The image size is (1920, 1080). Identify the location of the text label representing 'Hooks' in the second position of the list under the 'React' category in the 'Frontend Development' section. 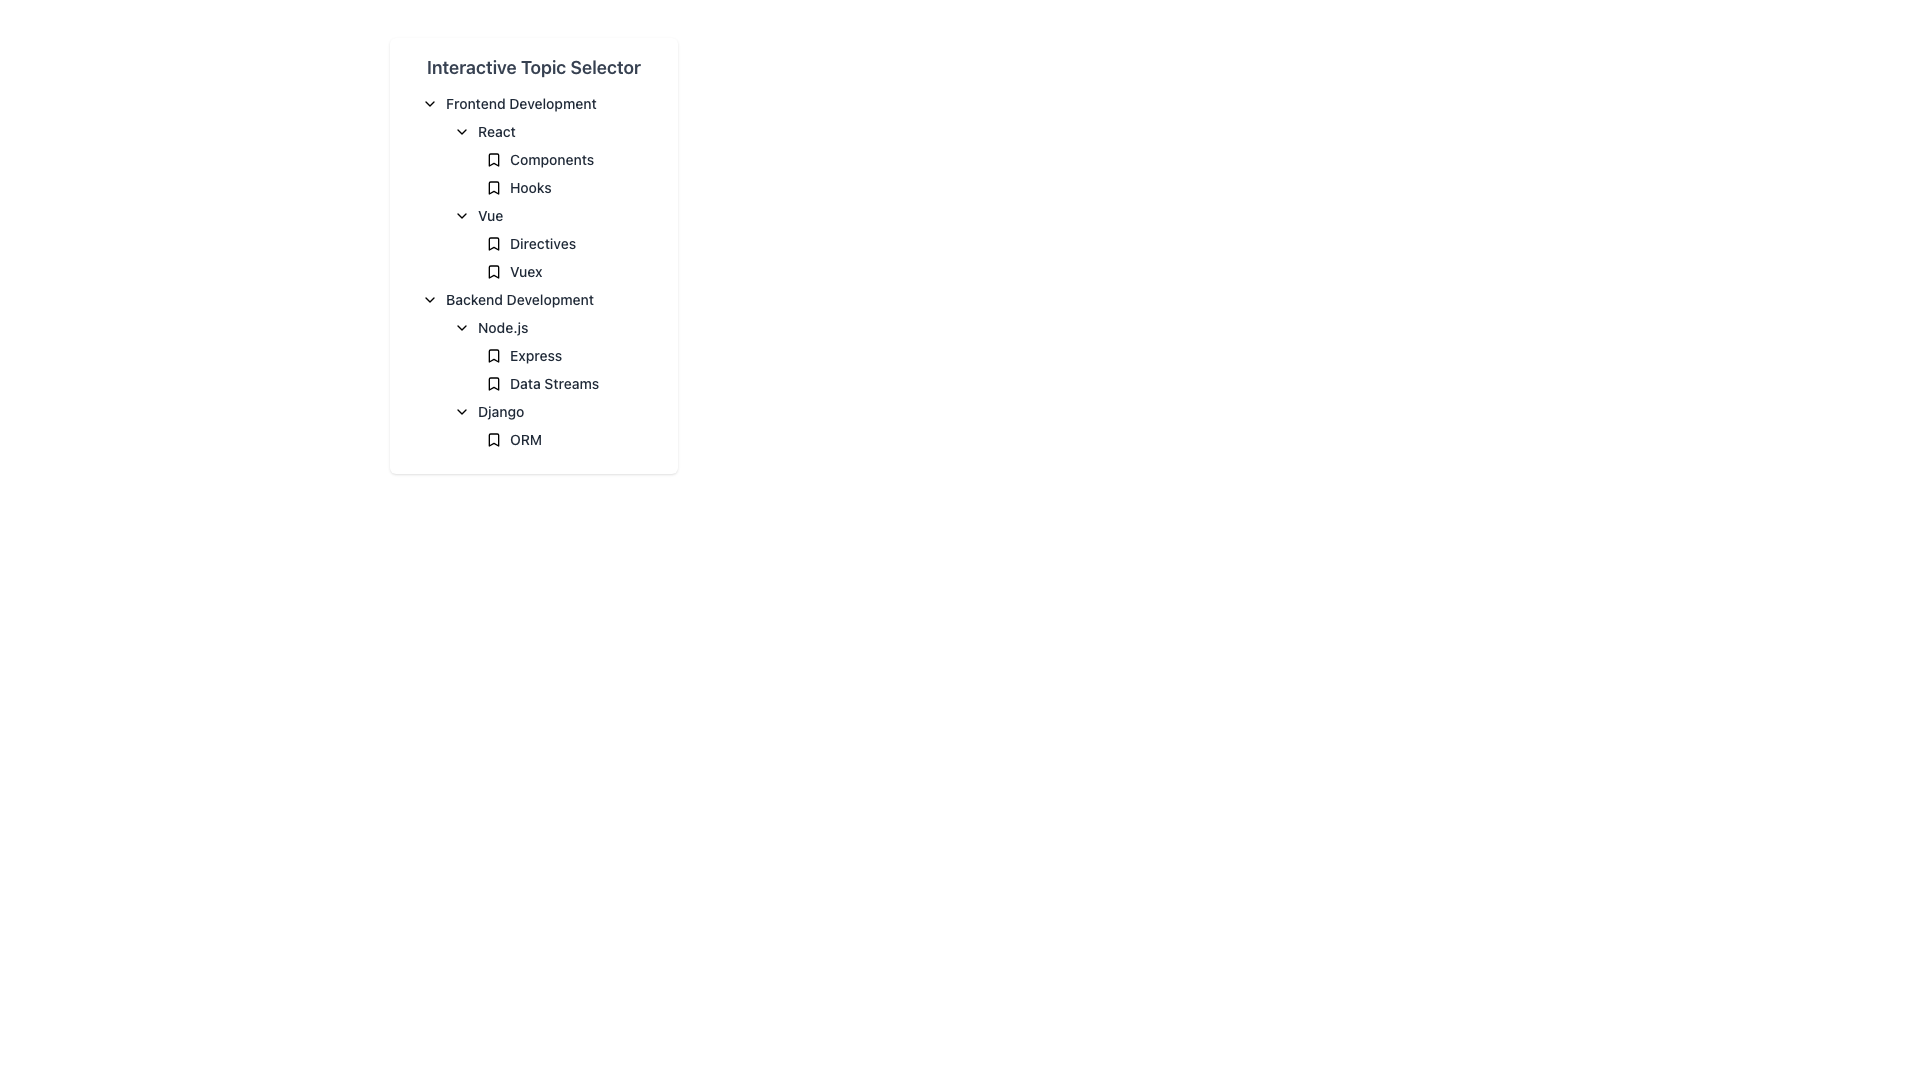
(550, 201).